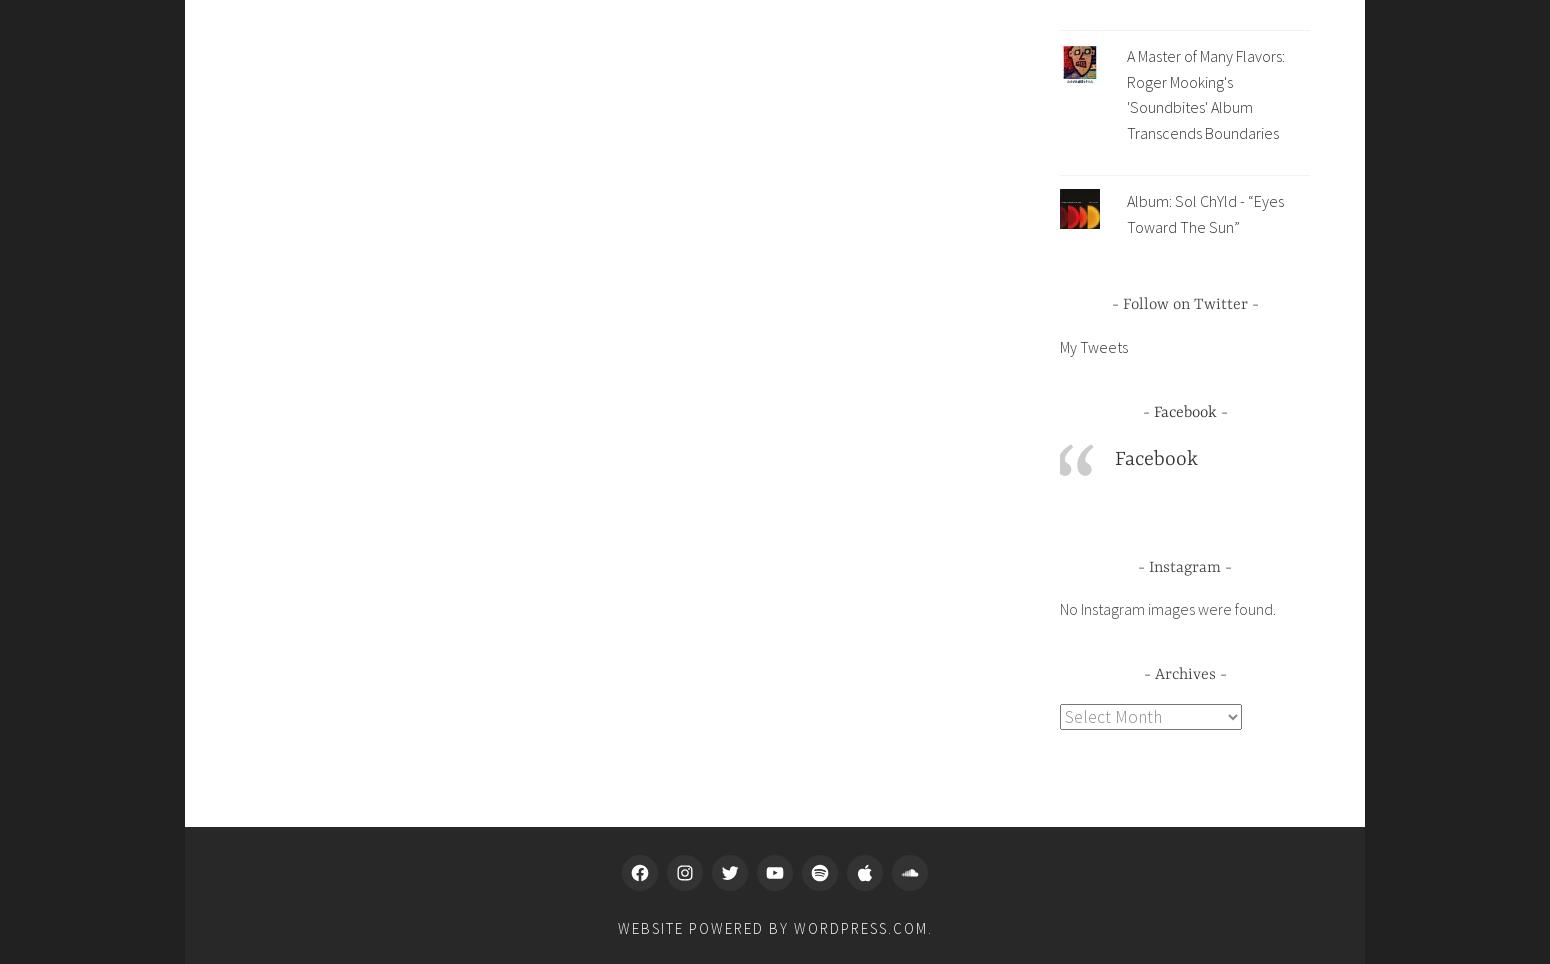 This screenshot has height=964, width=1550. I want to click on 'Instagram', so click(1148, 566).